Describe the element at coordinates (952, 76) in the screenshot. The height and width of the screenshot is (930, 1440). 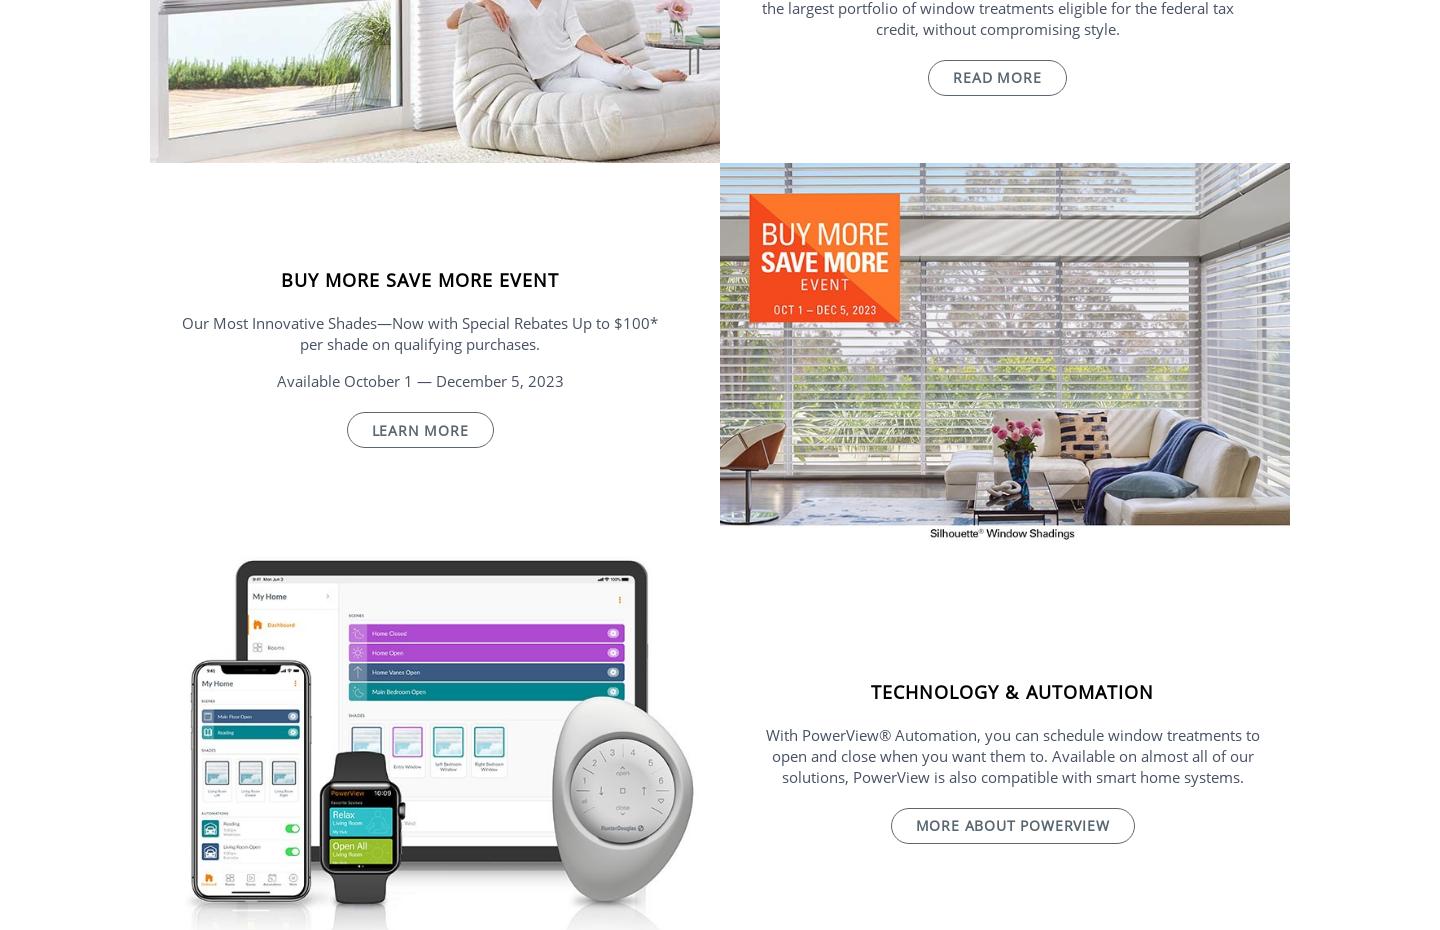
I see `'Read More'` at that location.